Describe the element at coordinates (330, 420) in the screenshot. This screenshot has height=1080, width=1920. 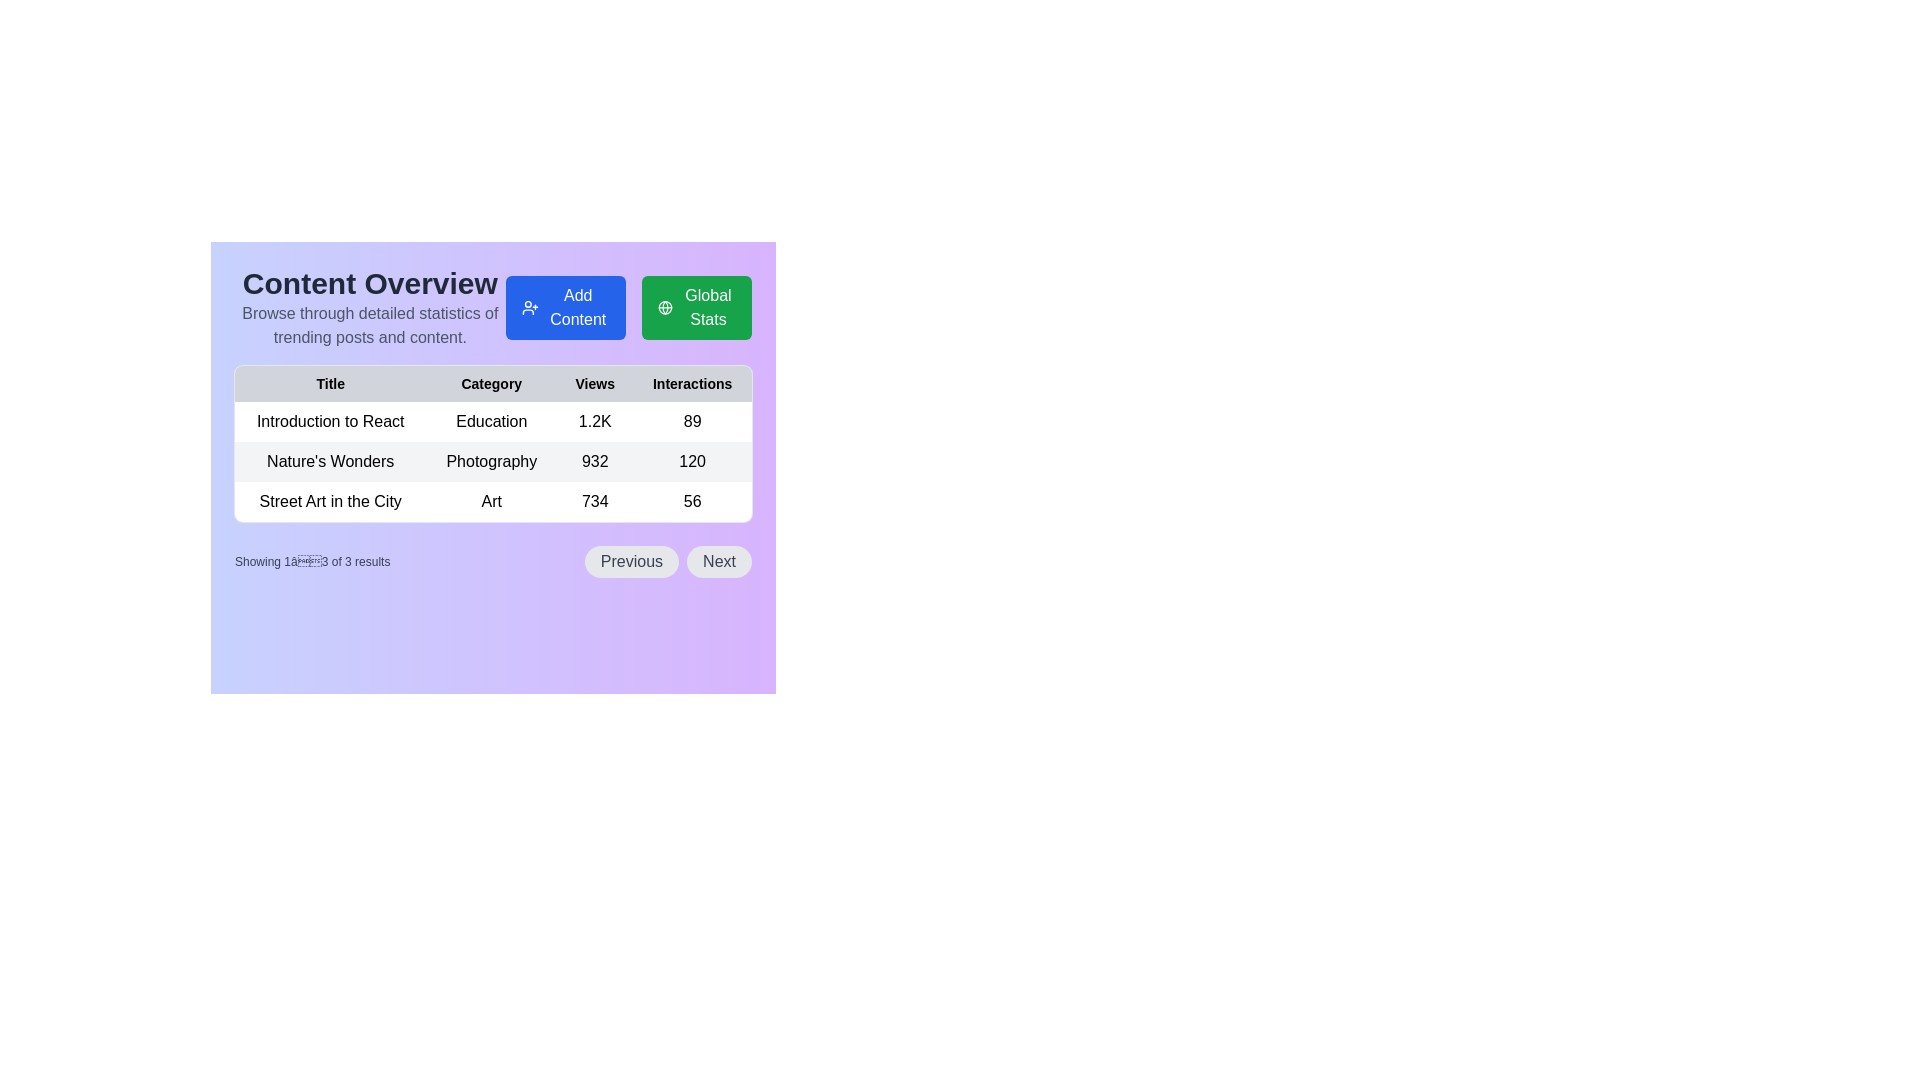
I see `the text label displaying 'Introduction to React' located in the first row under the 'Title' column of the table` at that location.